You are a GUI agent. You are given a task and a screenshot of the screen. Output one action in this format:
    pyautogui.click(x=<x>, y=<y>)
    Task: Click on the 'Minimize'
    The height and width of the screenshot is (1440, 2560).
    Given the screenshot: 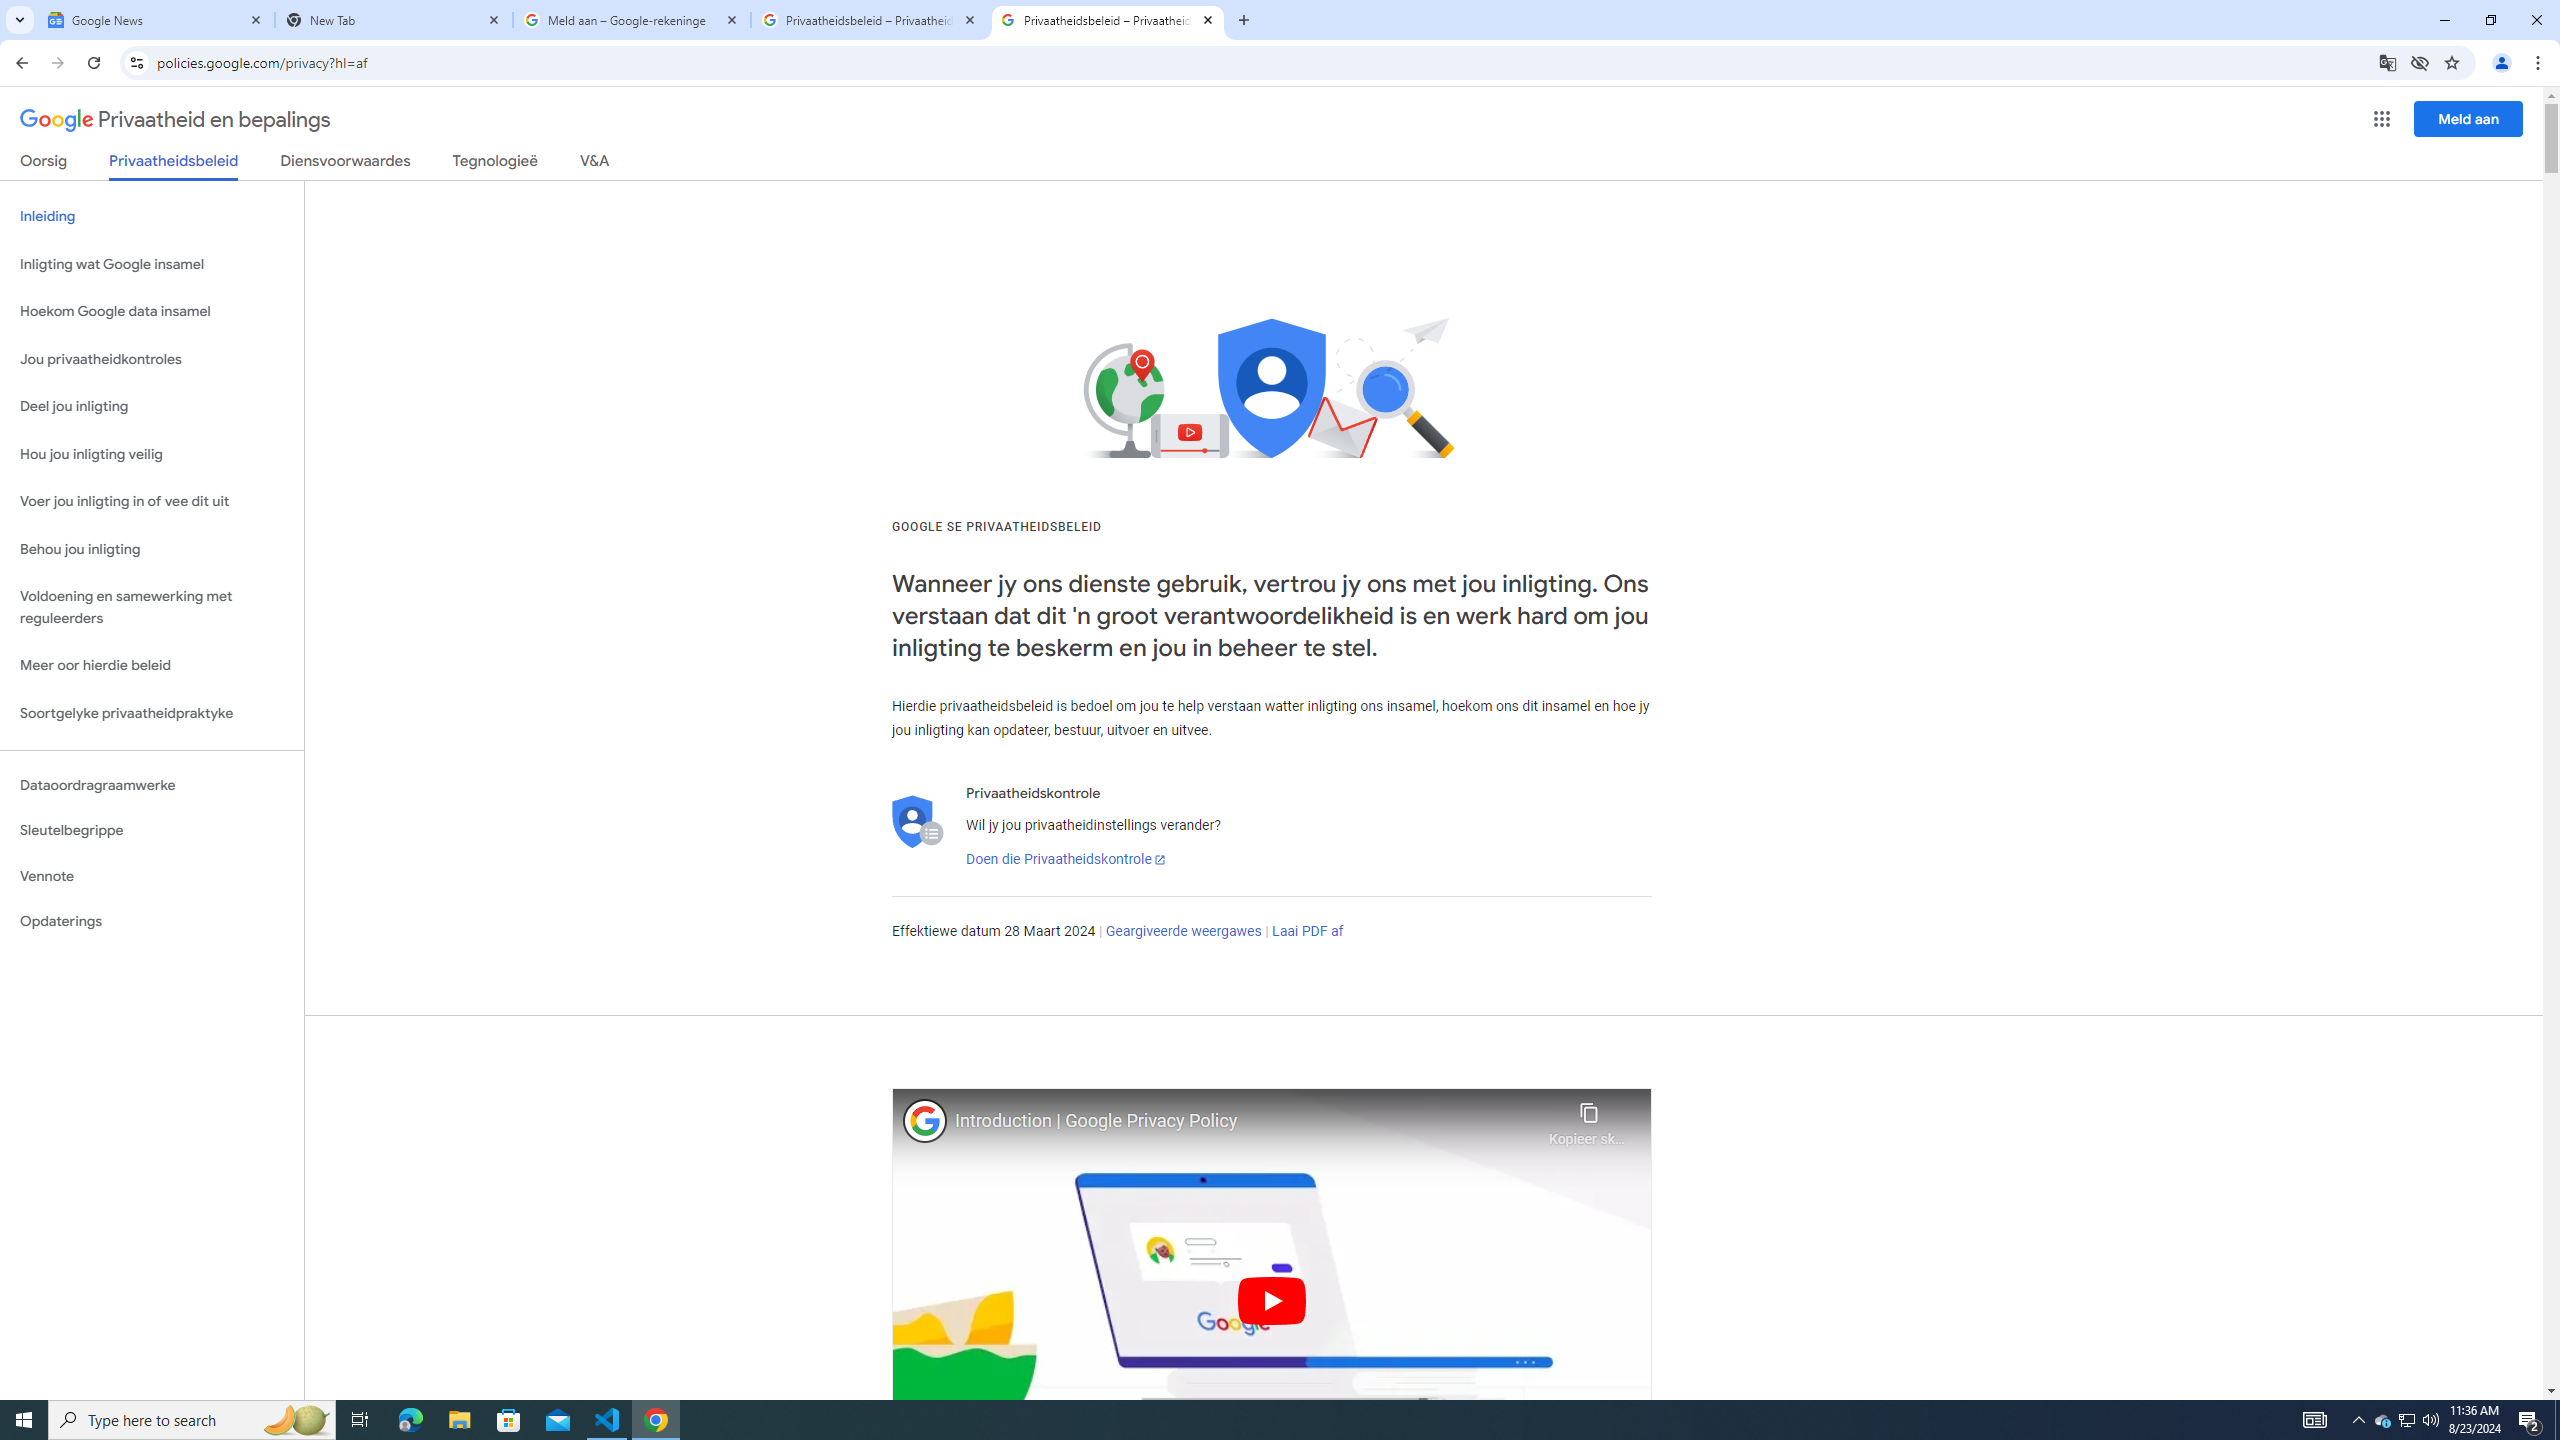 What is the action you would take?
    pyautogui.click(x=2443, y=19)
    